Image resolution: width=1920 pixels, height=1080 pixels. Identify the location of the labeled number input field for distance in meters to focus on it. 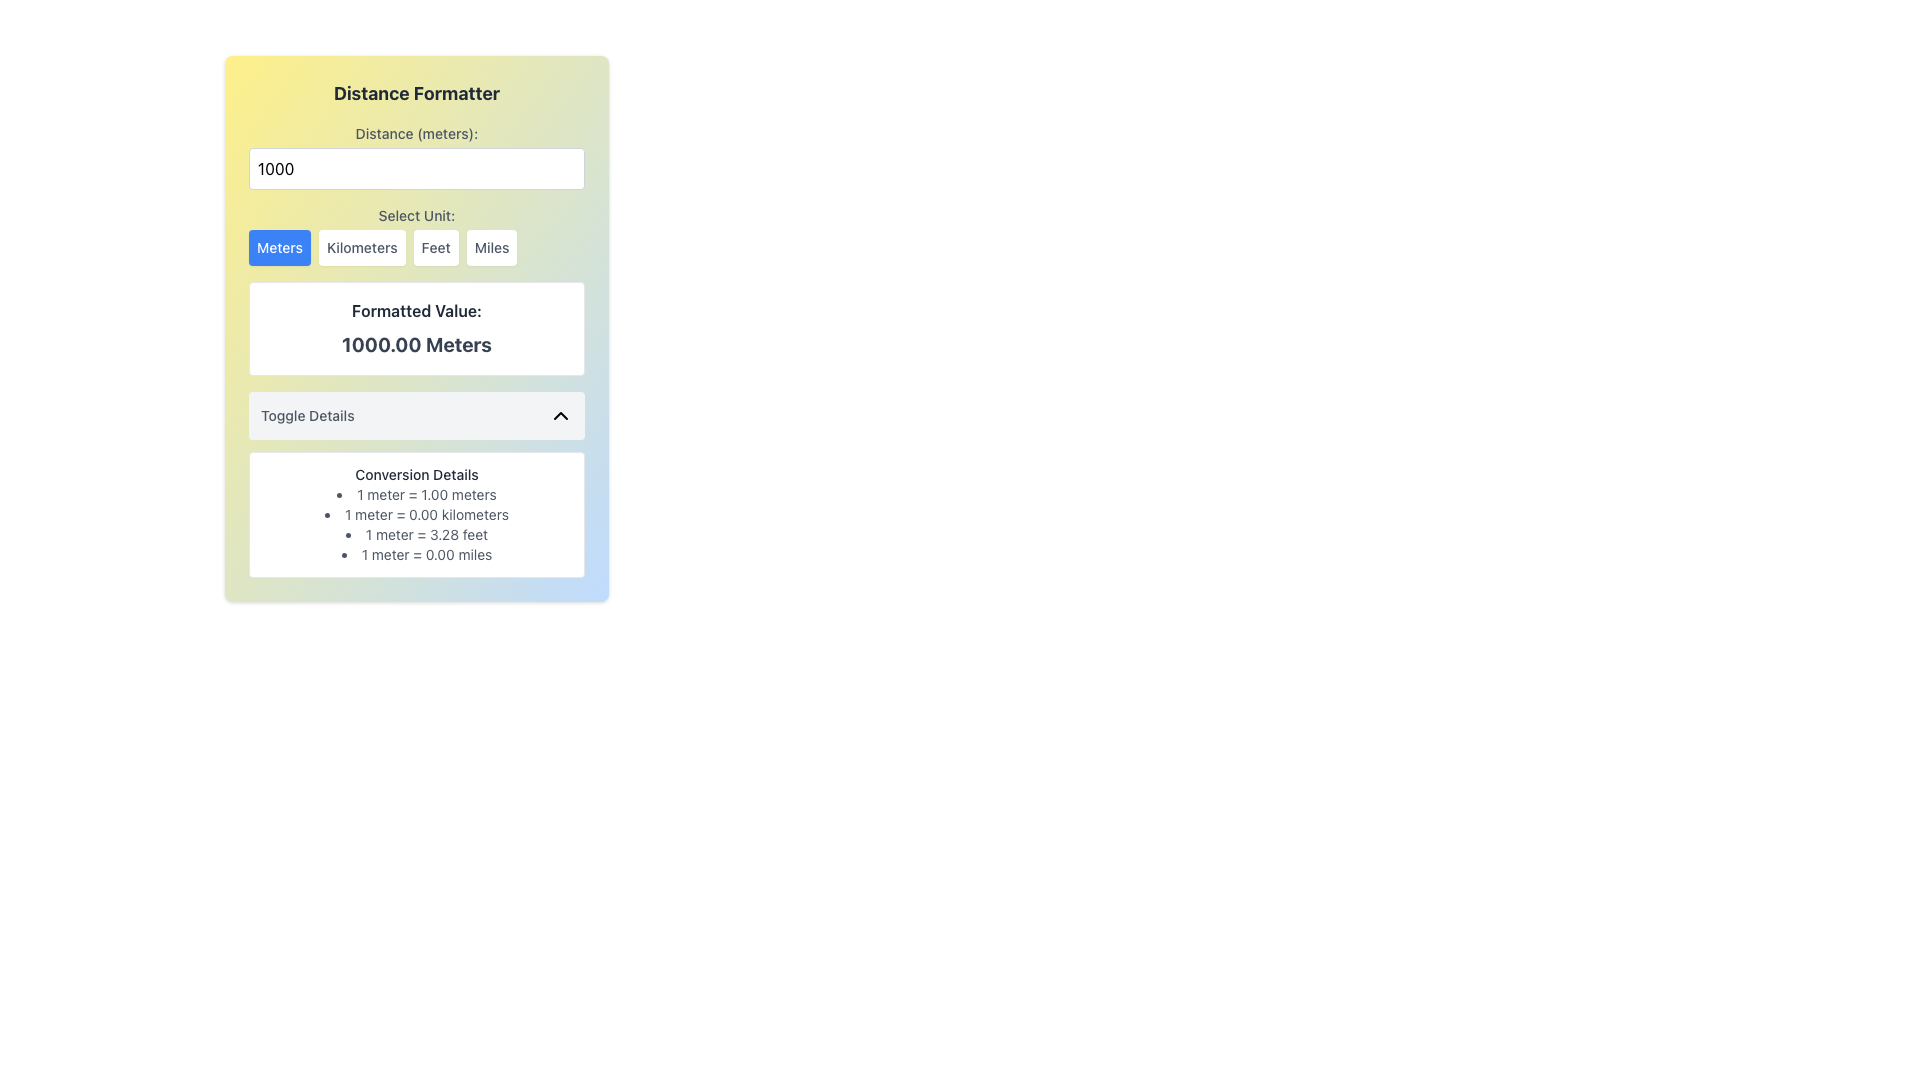
(416, 156).